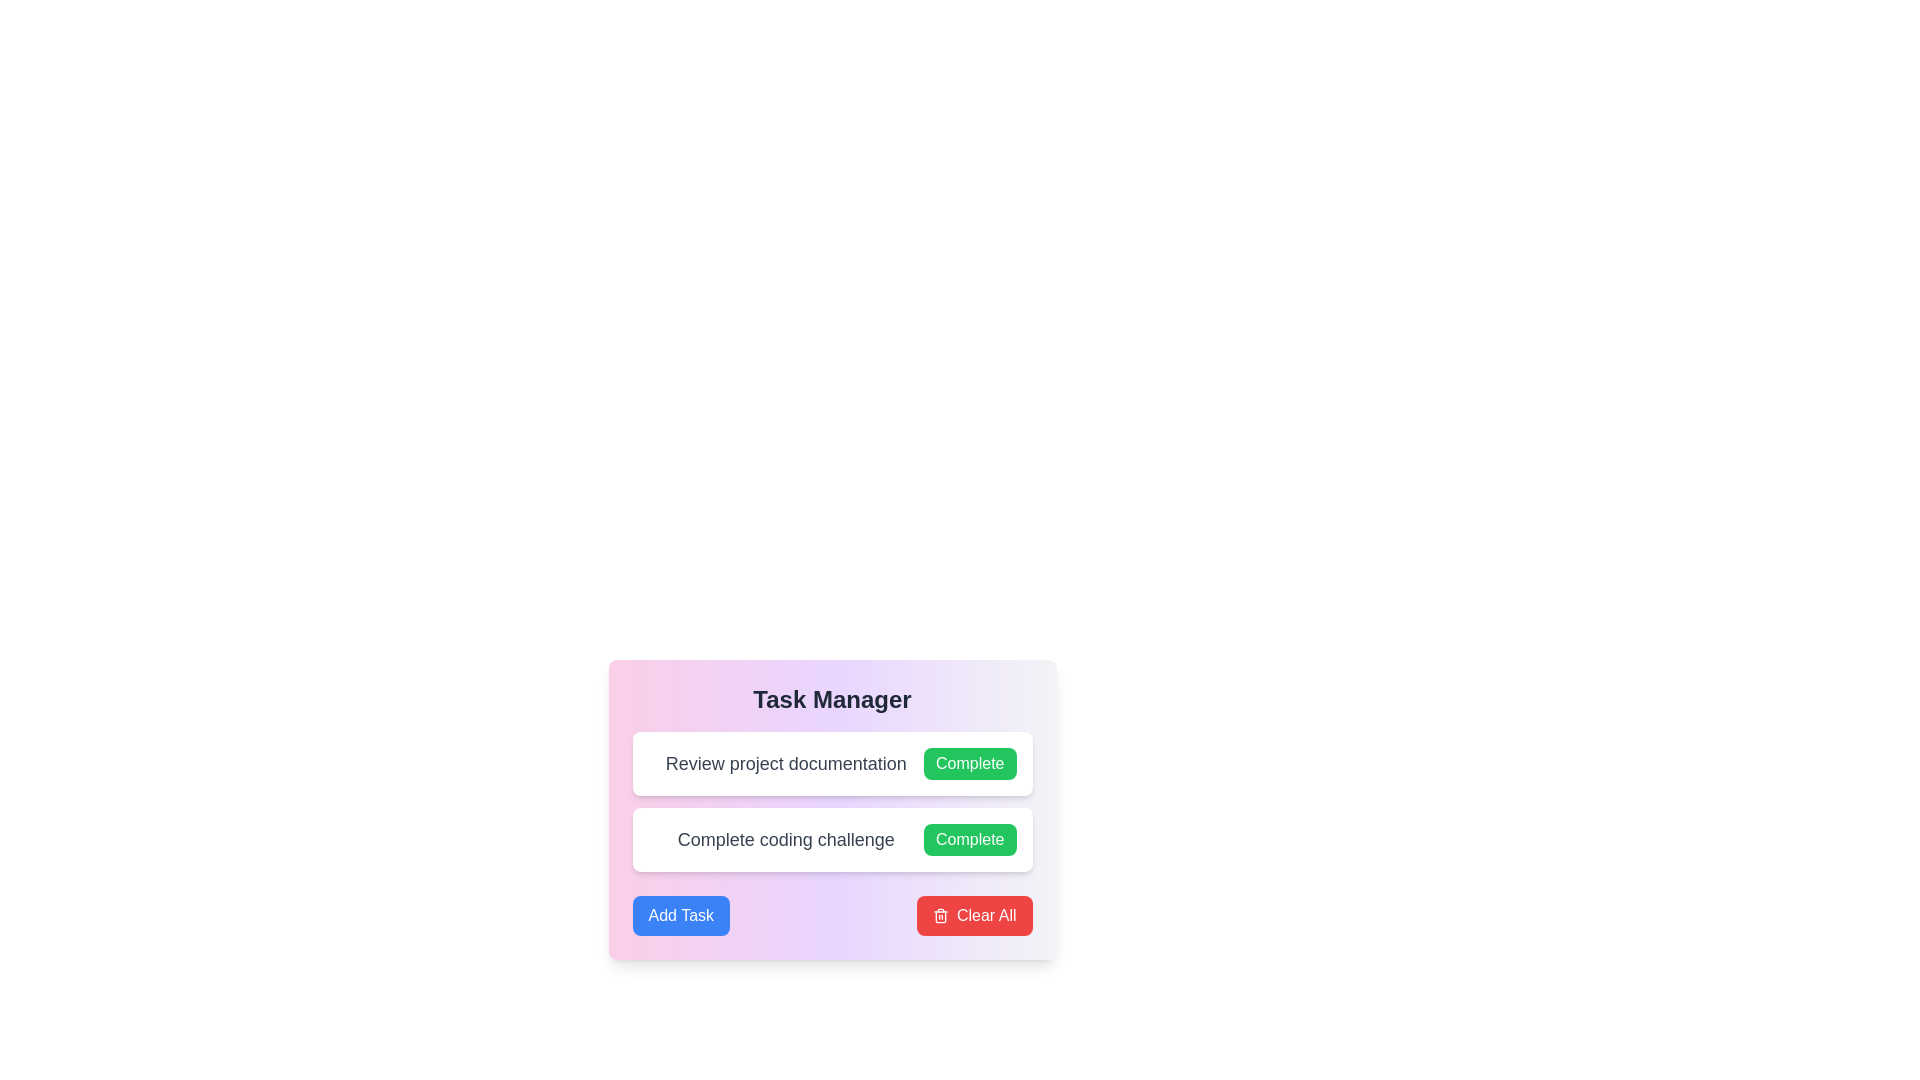 This screenshot has height=1080, width=1920. I want to click on the button used to add a new task in the task management interface to change its background color, so click(681, 915).